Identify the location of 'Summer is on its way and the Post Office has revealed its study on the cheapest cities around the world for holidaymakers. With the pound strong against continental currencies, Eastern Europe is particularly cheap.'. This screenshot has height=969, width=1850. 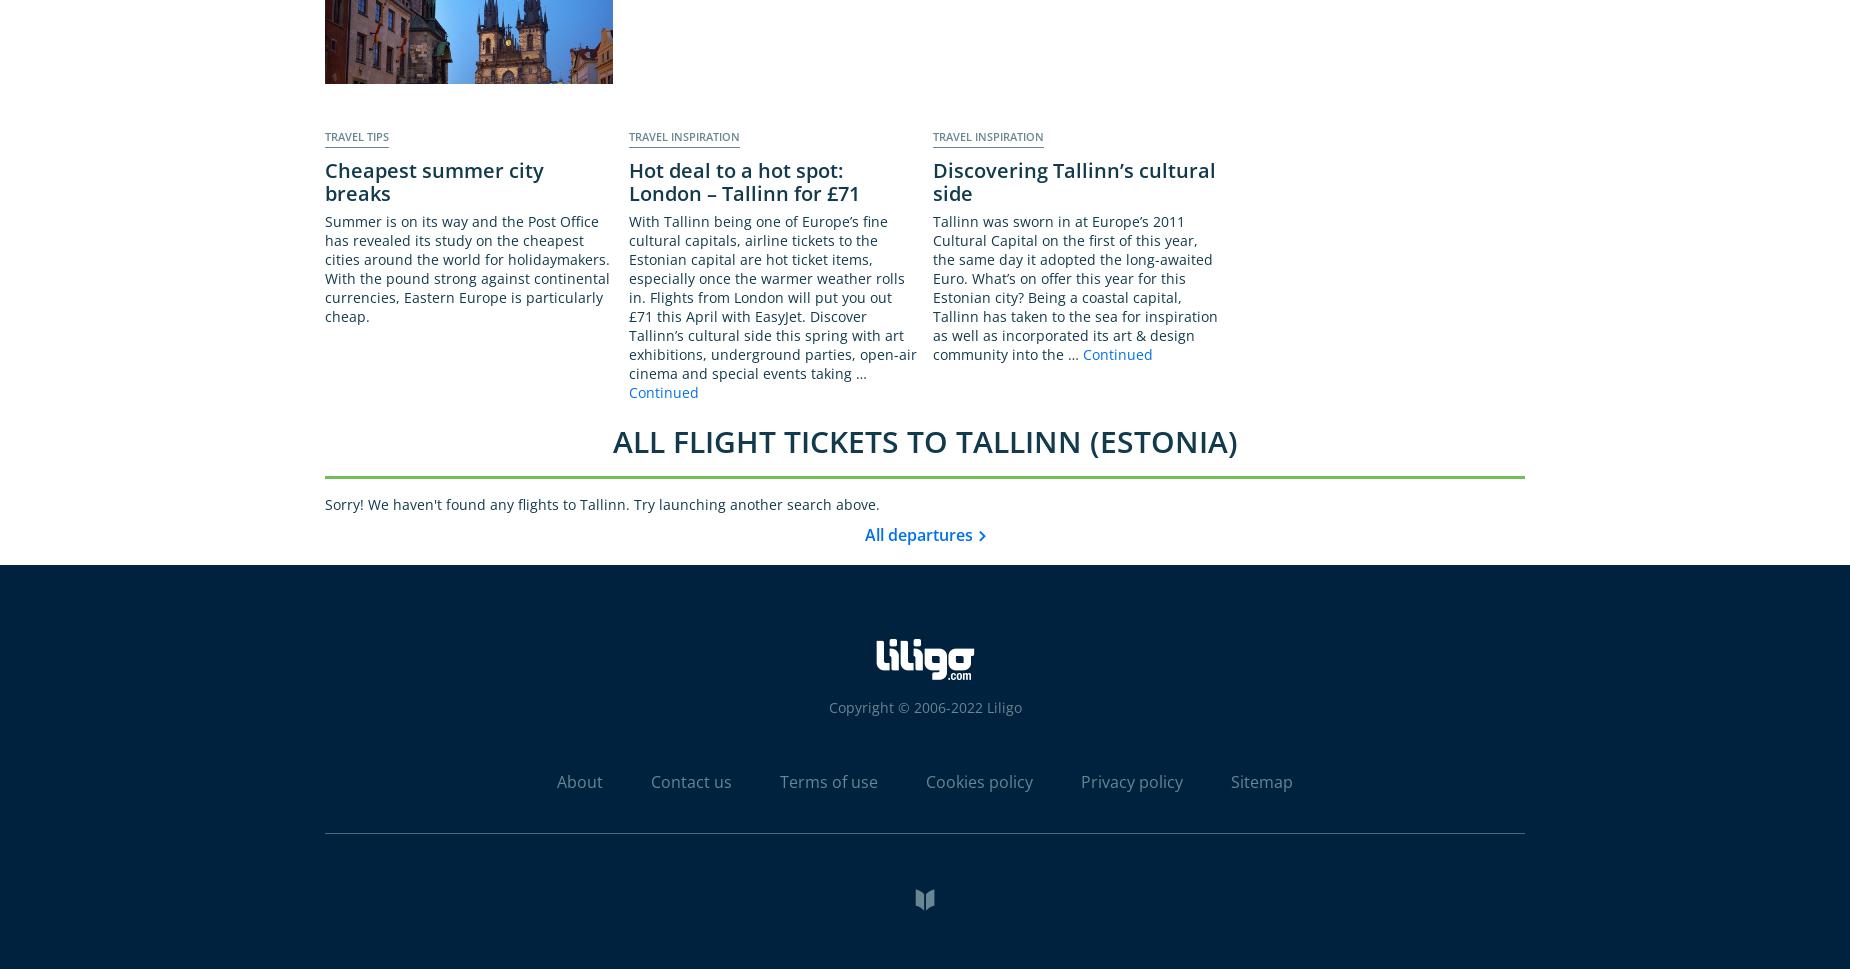
(467, 268).